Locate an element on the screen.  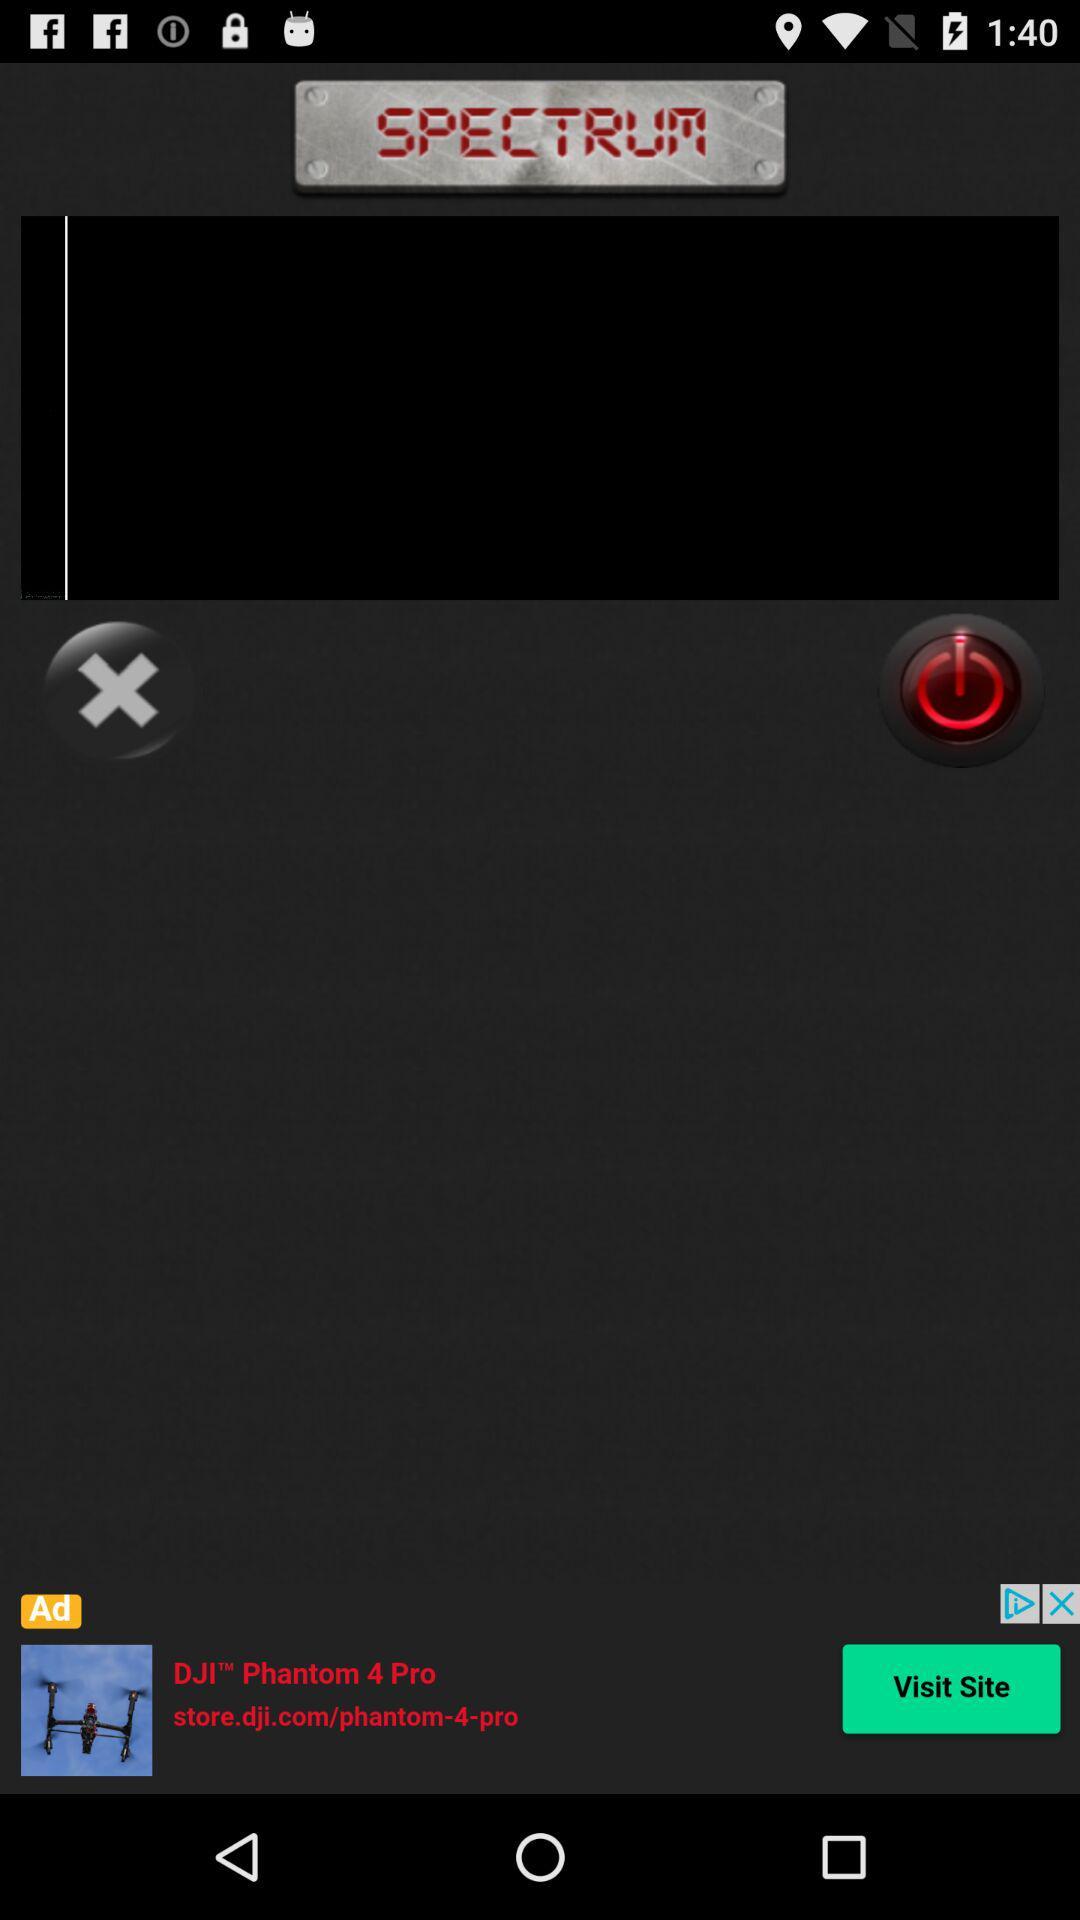
page is located at coordinates (118, 690).